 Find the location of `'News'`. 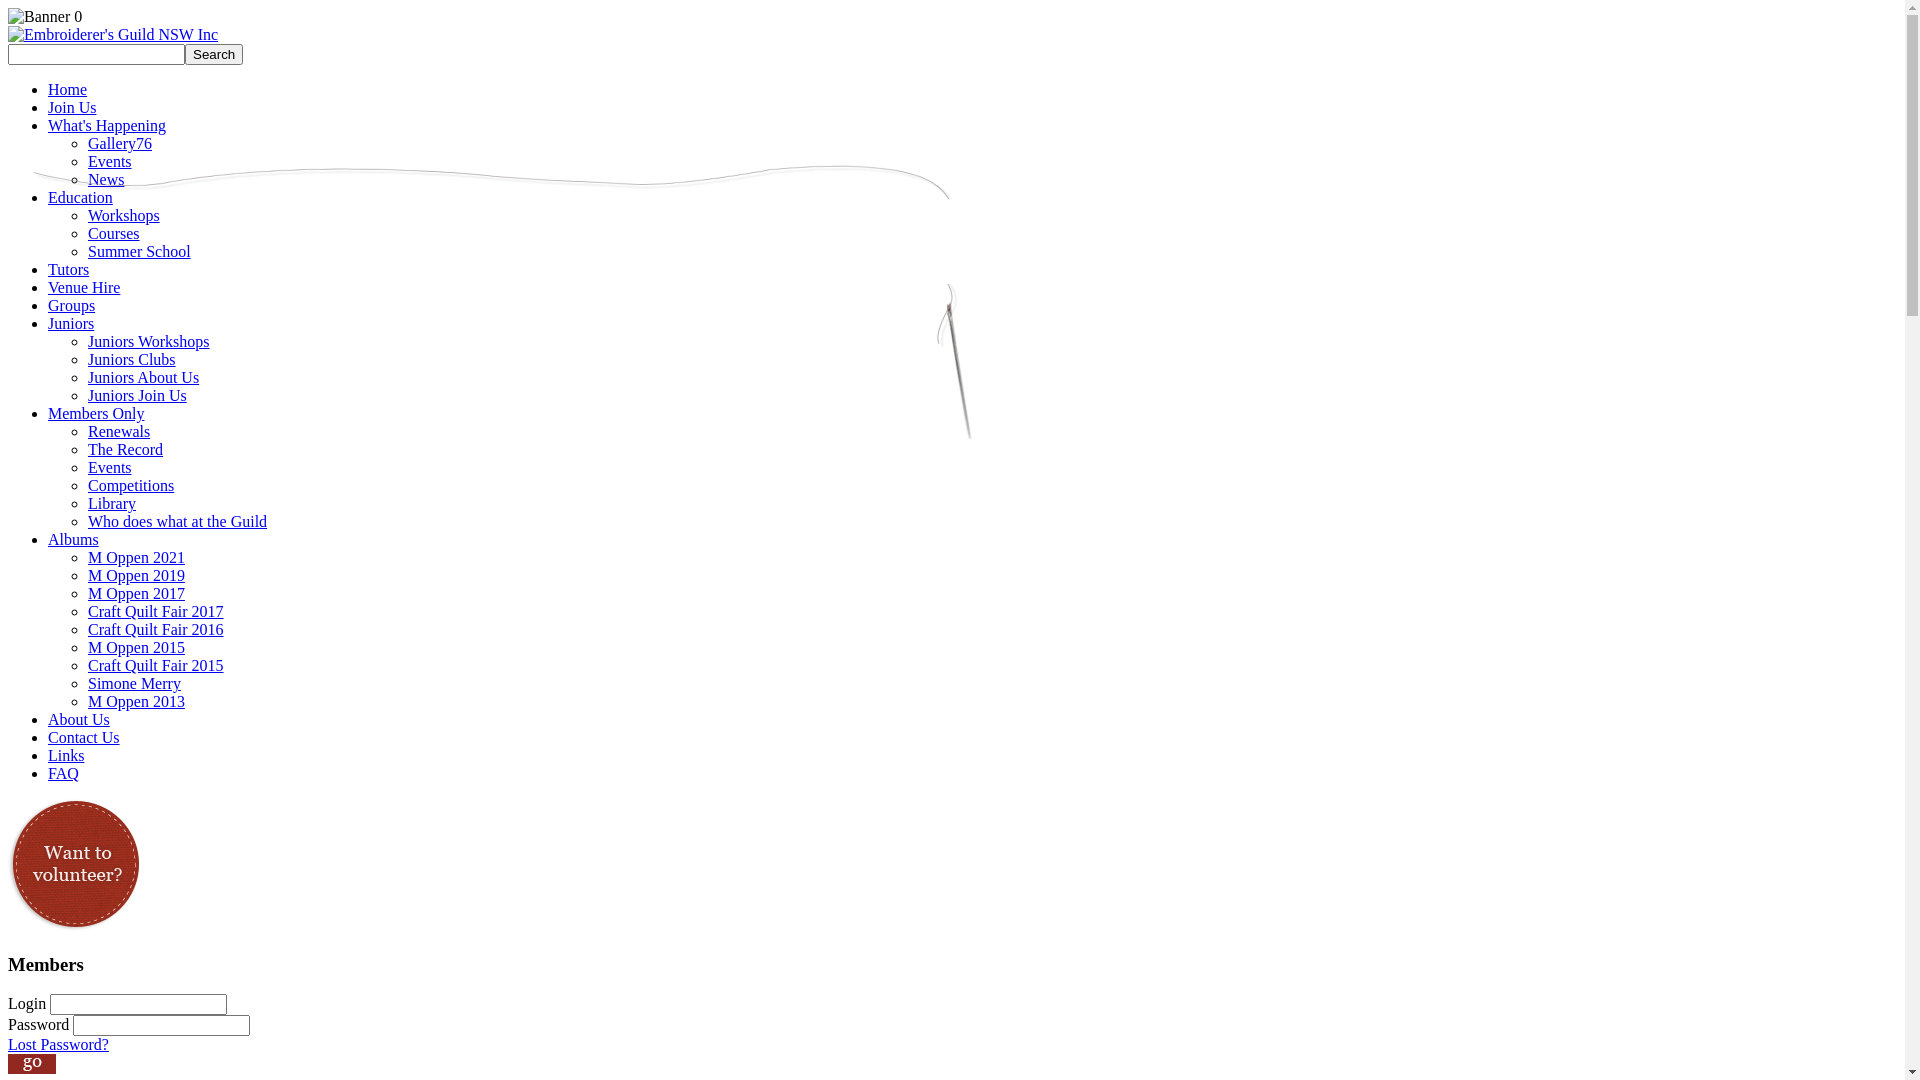

'News' is located at coordinates (104, 178).